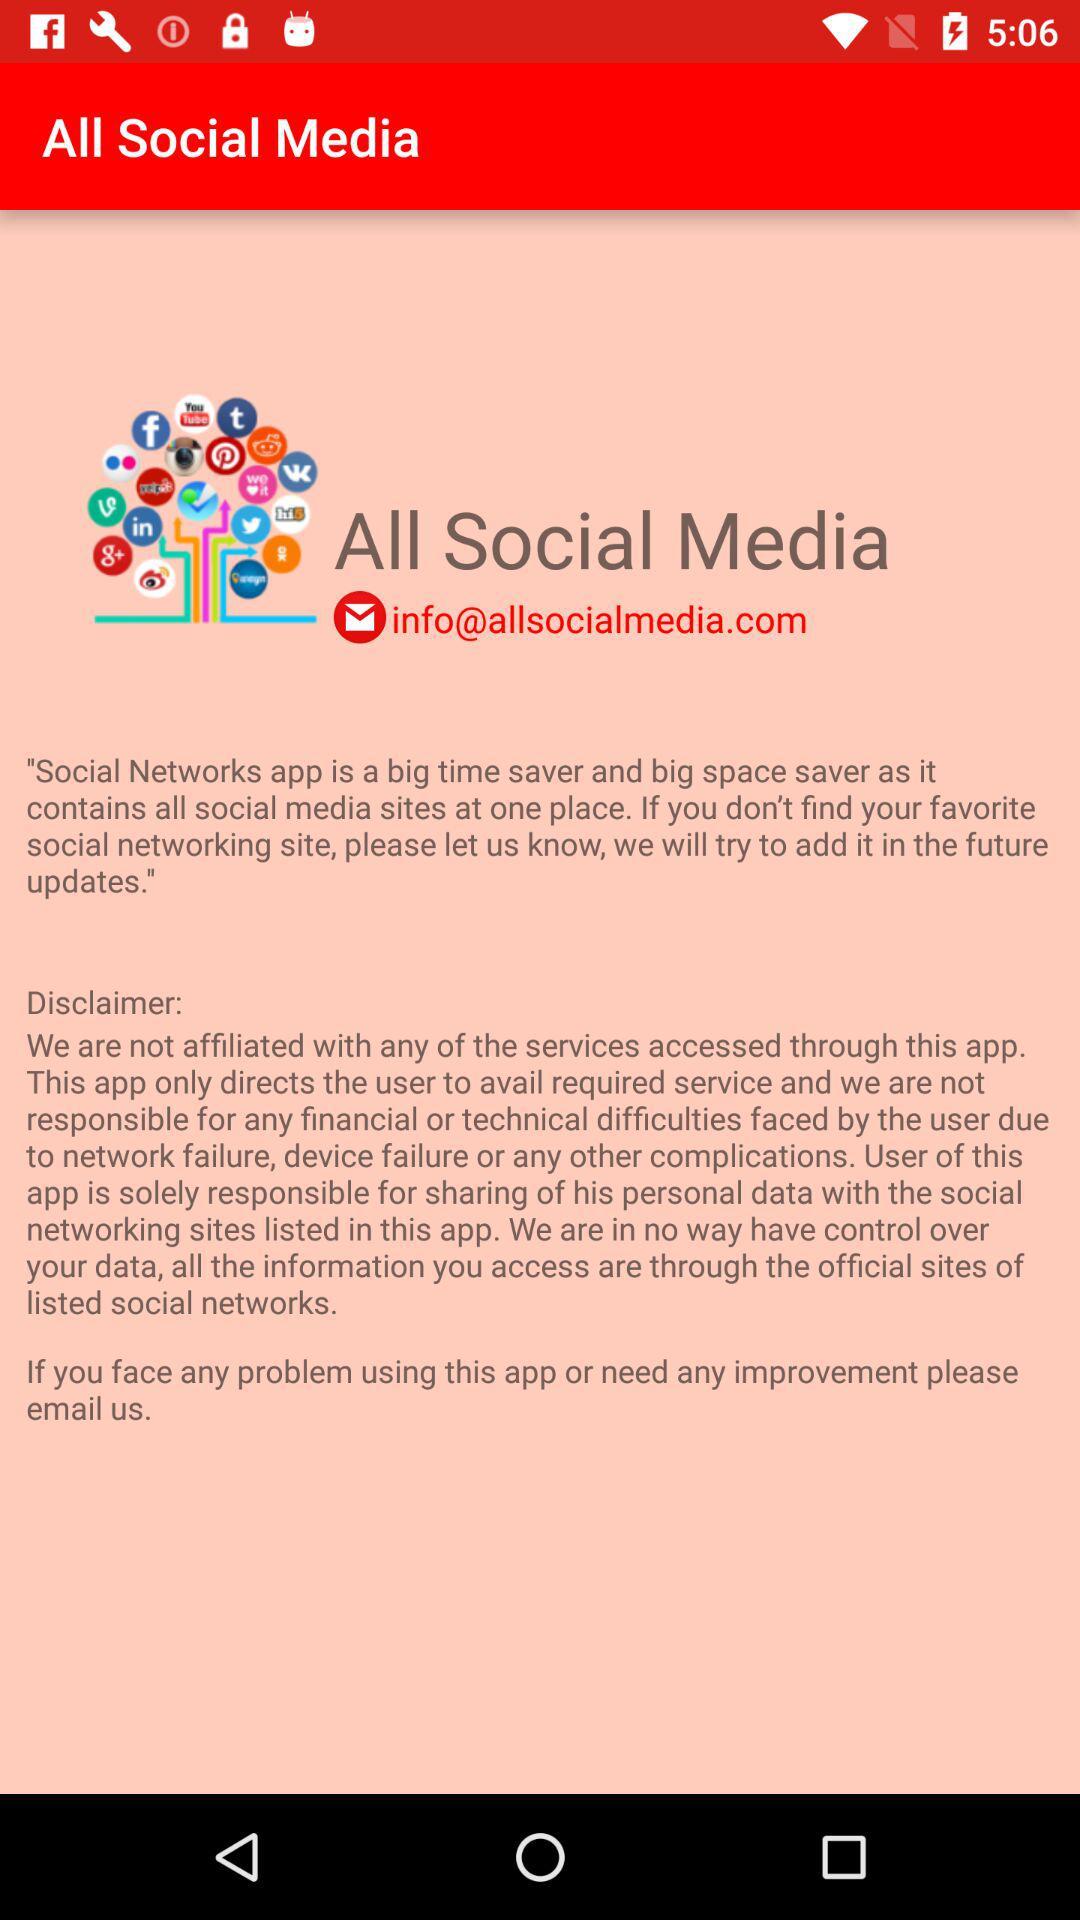 The height and width of the screenshot is (1920, 1080). I want to click on the item below the all social media icon, so click(358, 616).